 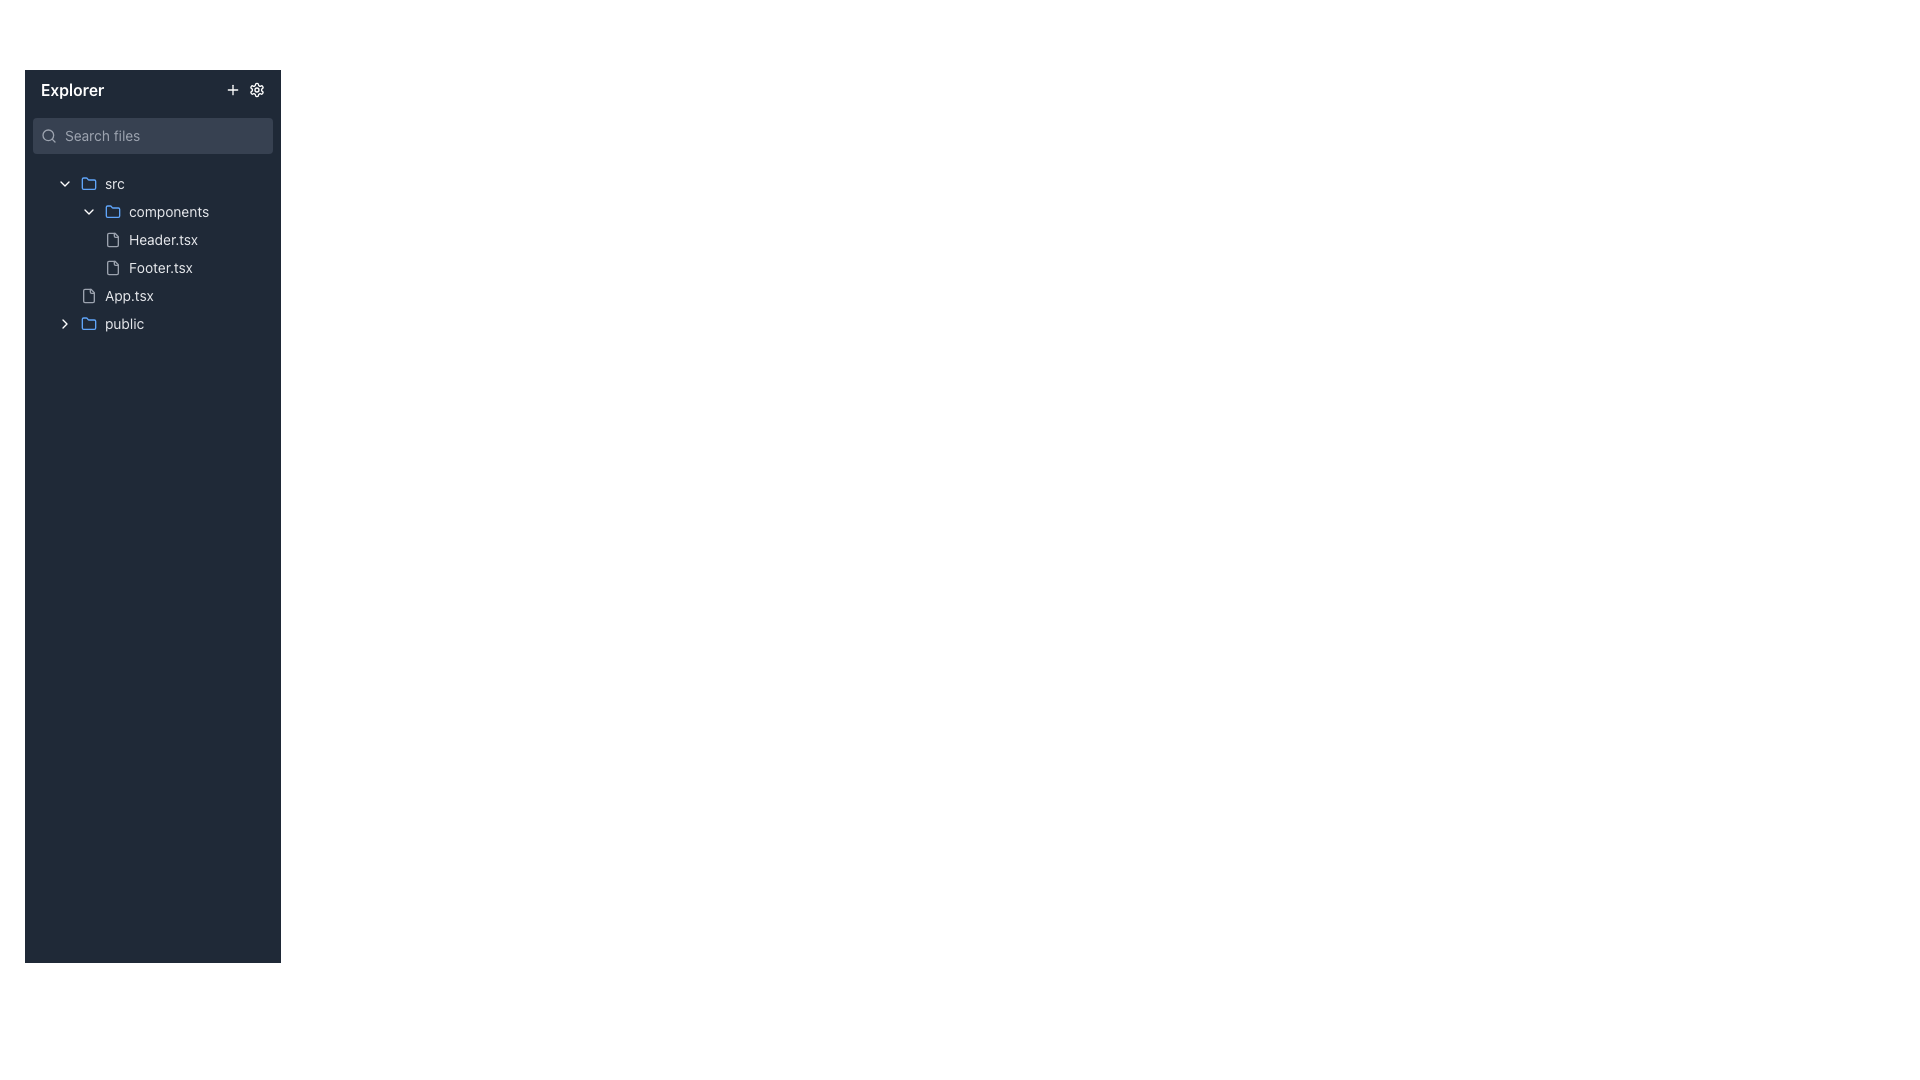 What do you see at coordinates (152, 253) in the screenshot?
I see `the 'Header.tsx' file in the navigation tree located under the 'src' folder and 'components' subfolder` at bounding box center [152, 253].